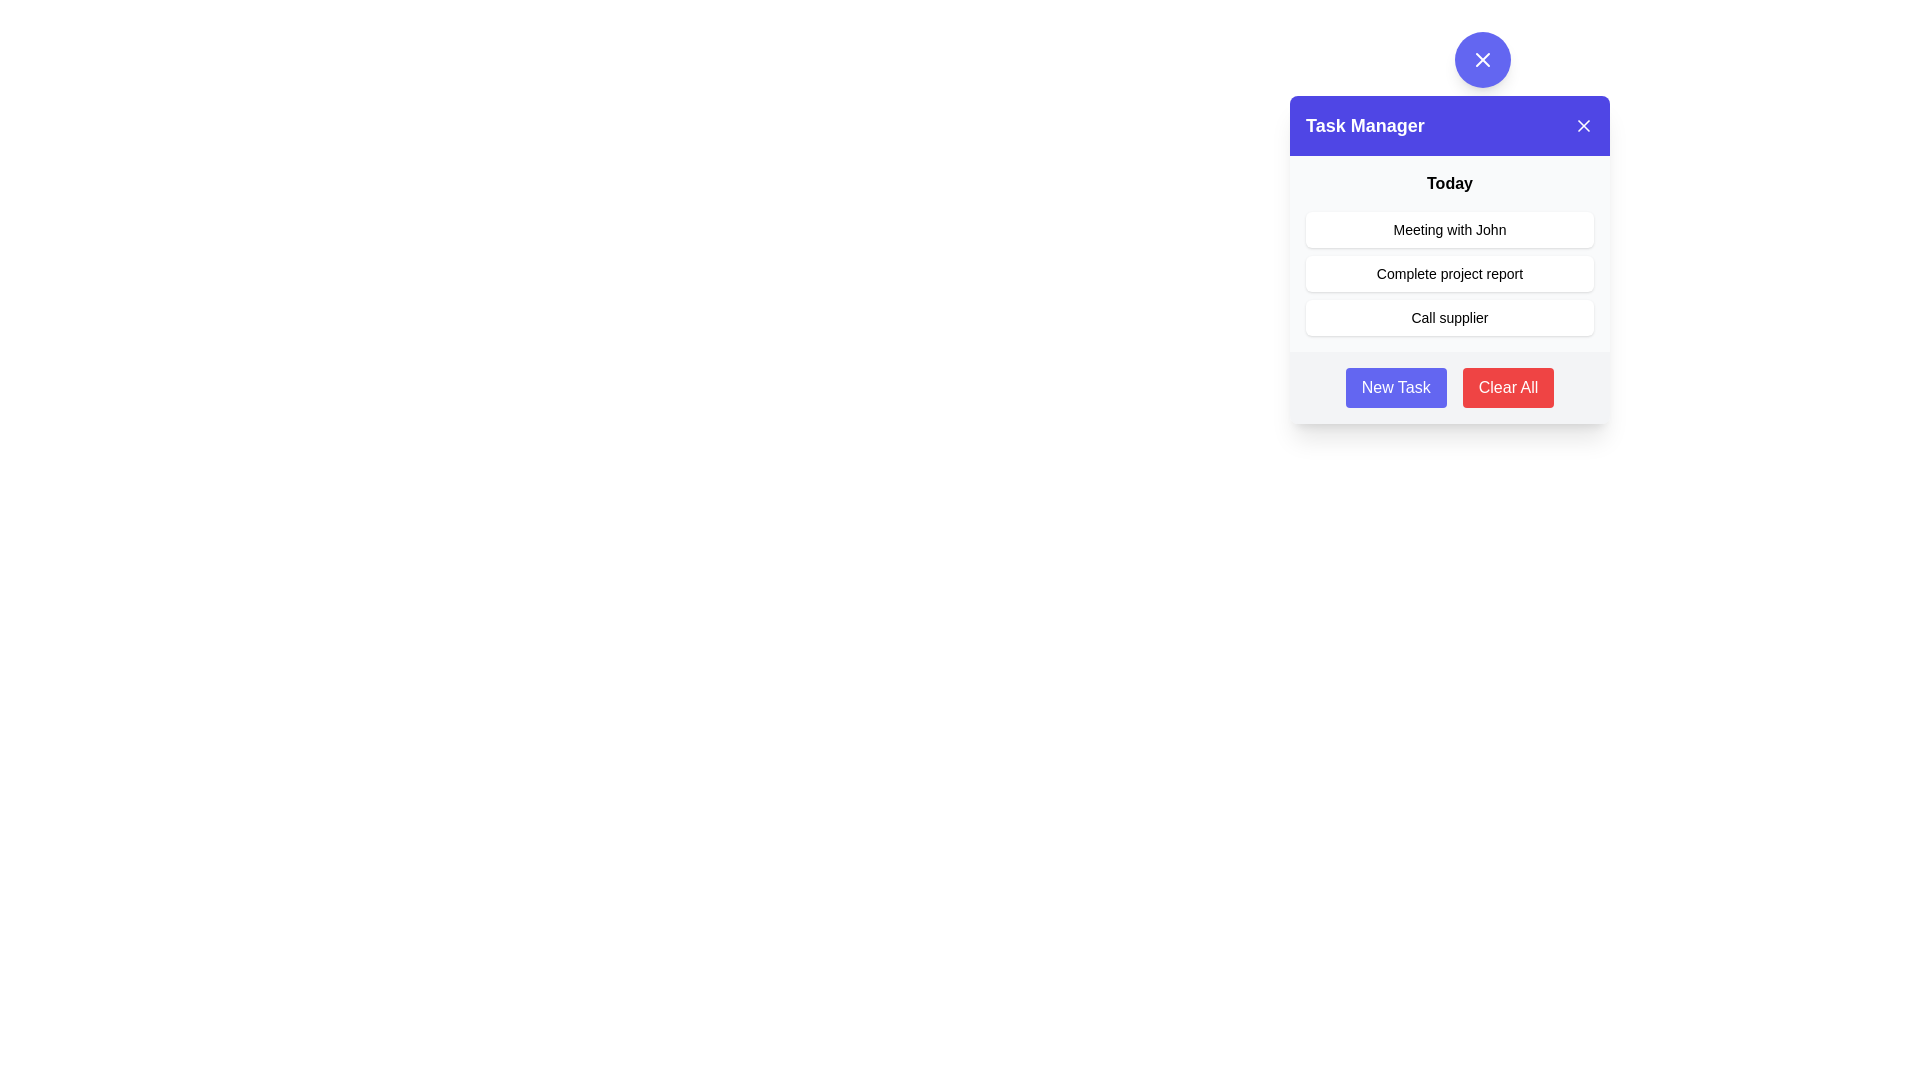 This screenshot has width=1920, height=1080. Describe the element at coordinates (1449, 229) in the screenshot. I see `the task item labeled 'Meeting with John'` at that location.